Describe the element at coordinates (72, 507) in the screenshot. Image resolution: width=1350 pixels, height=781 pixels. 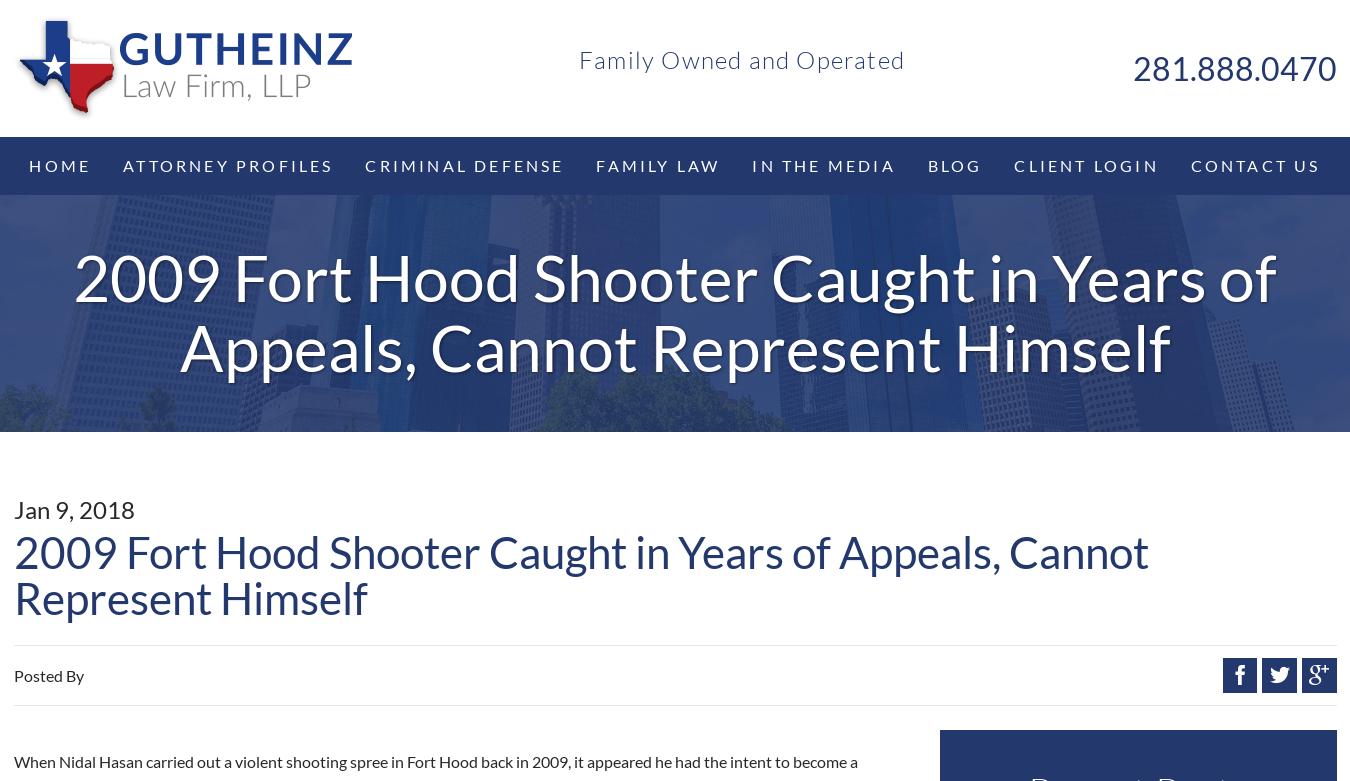
I see `'Jan 9, 2018'` at that location.